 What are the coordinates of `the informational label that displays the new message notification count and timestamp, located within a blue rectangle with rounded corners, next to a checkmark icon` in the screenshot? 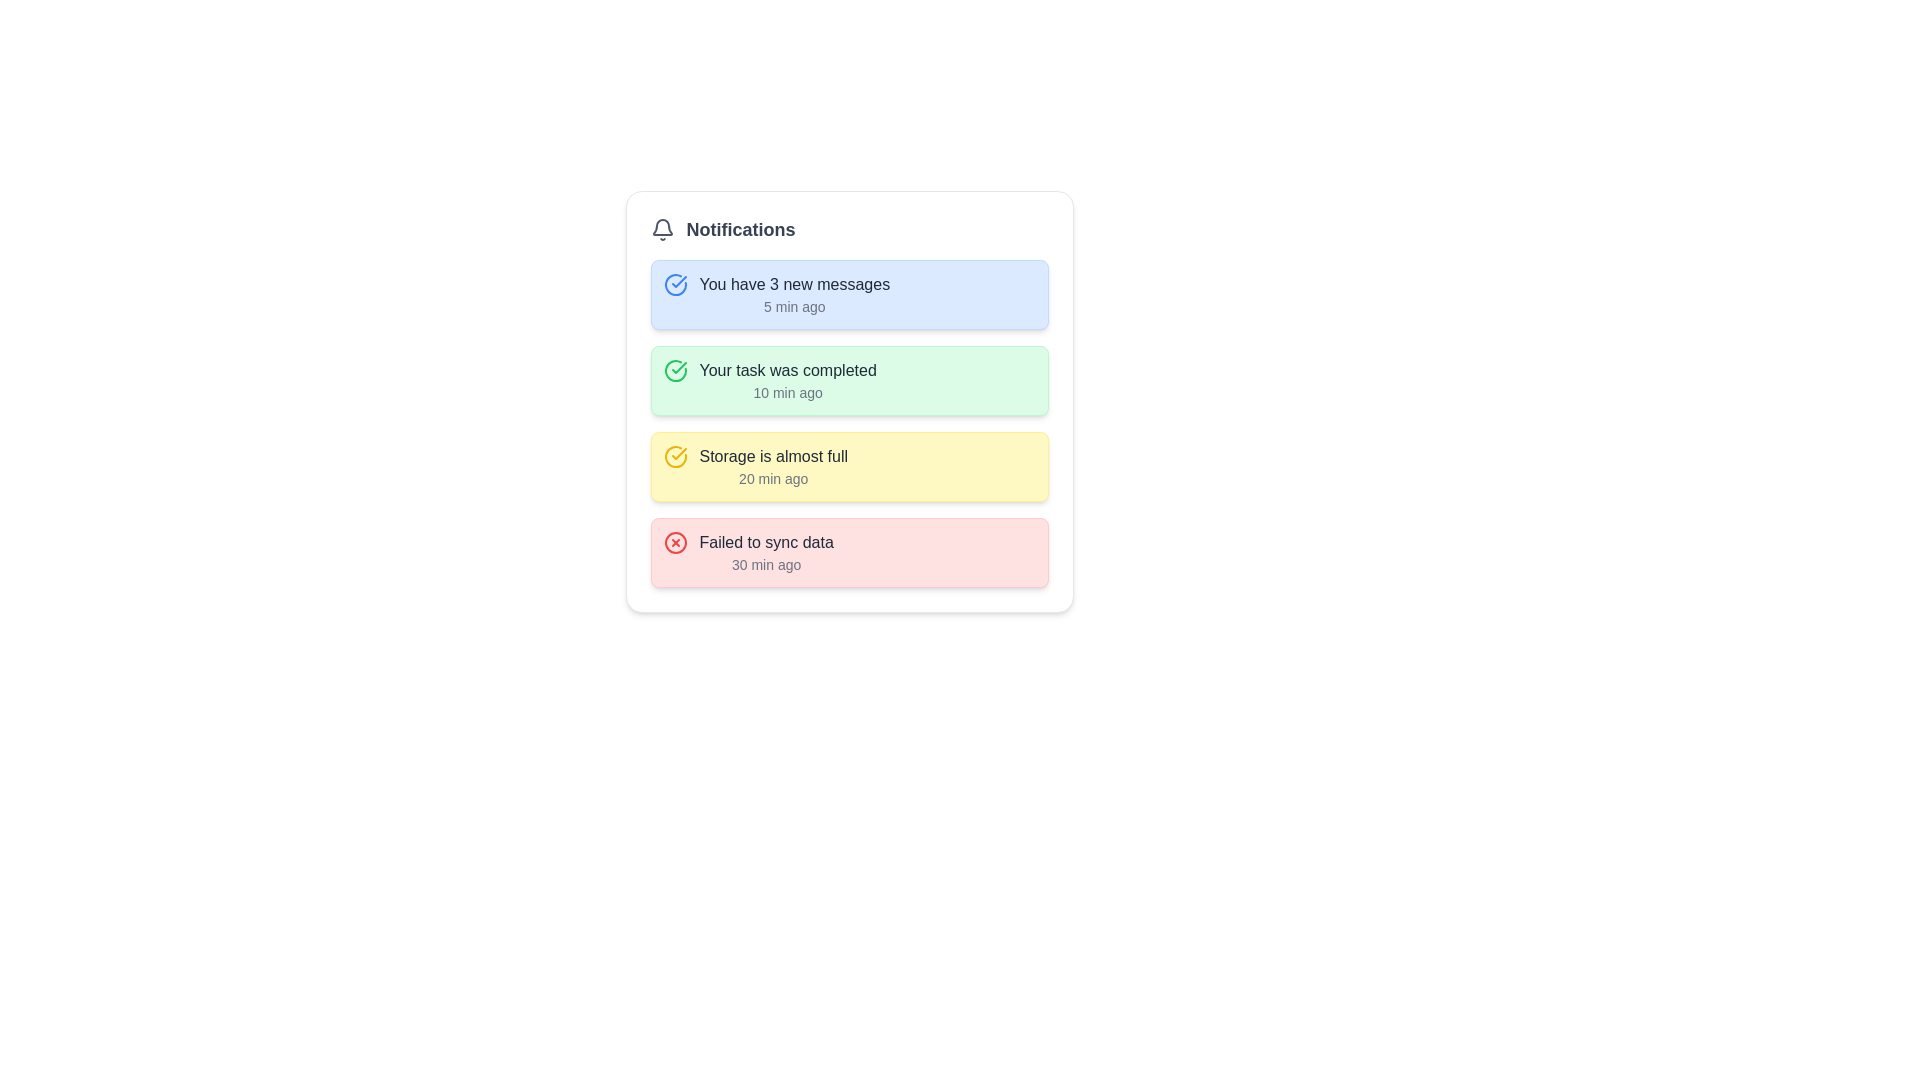 It's located at (793, 294).